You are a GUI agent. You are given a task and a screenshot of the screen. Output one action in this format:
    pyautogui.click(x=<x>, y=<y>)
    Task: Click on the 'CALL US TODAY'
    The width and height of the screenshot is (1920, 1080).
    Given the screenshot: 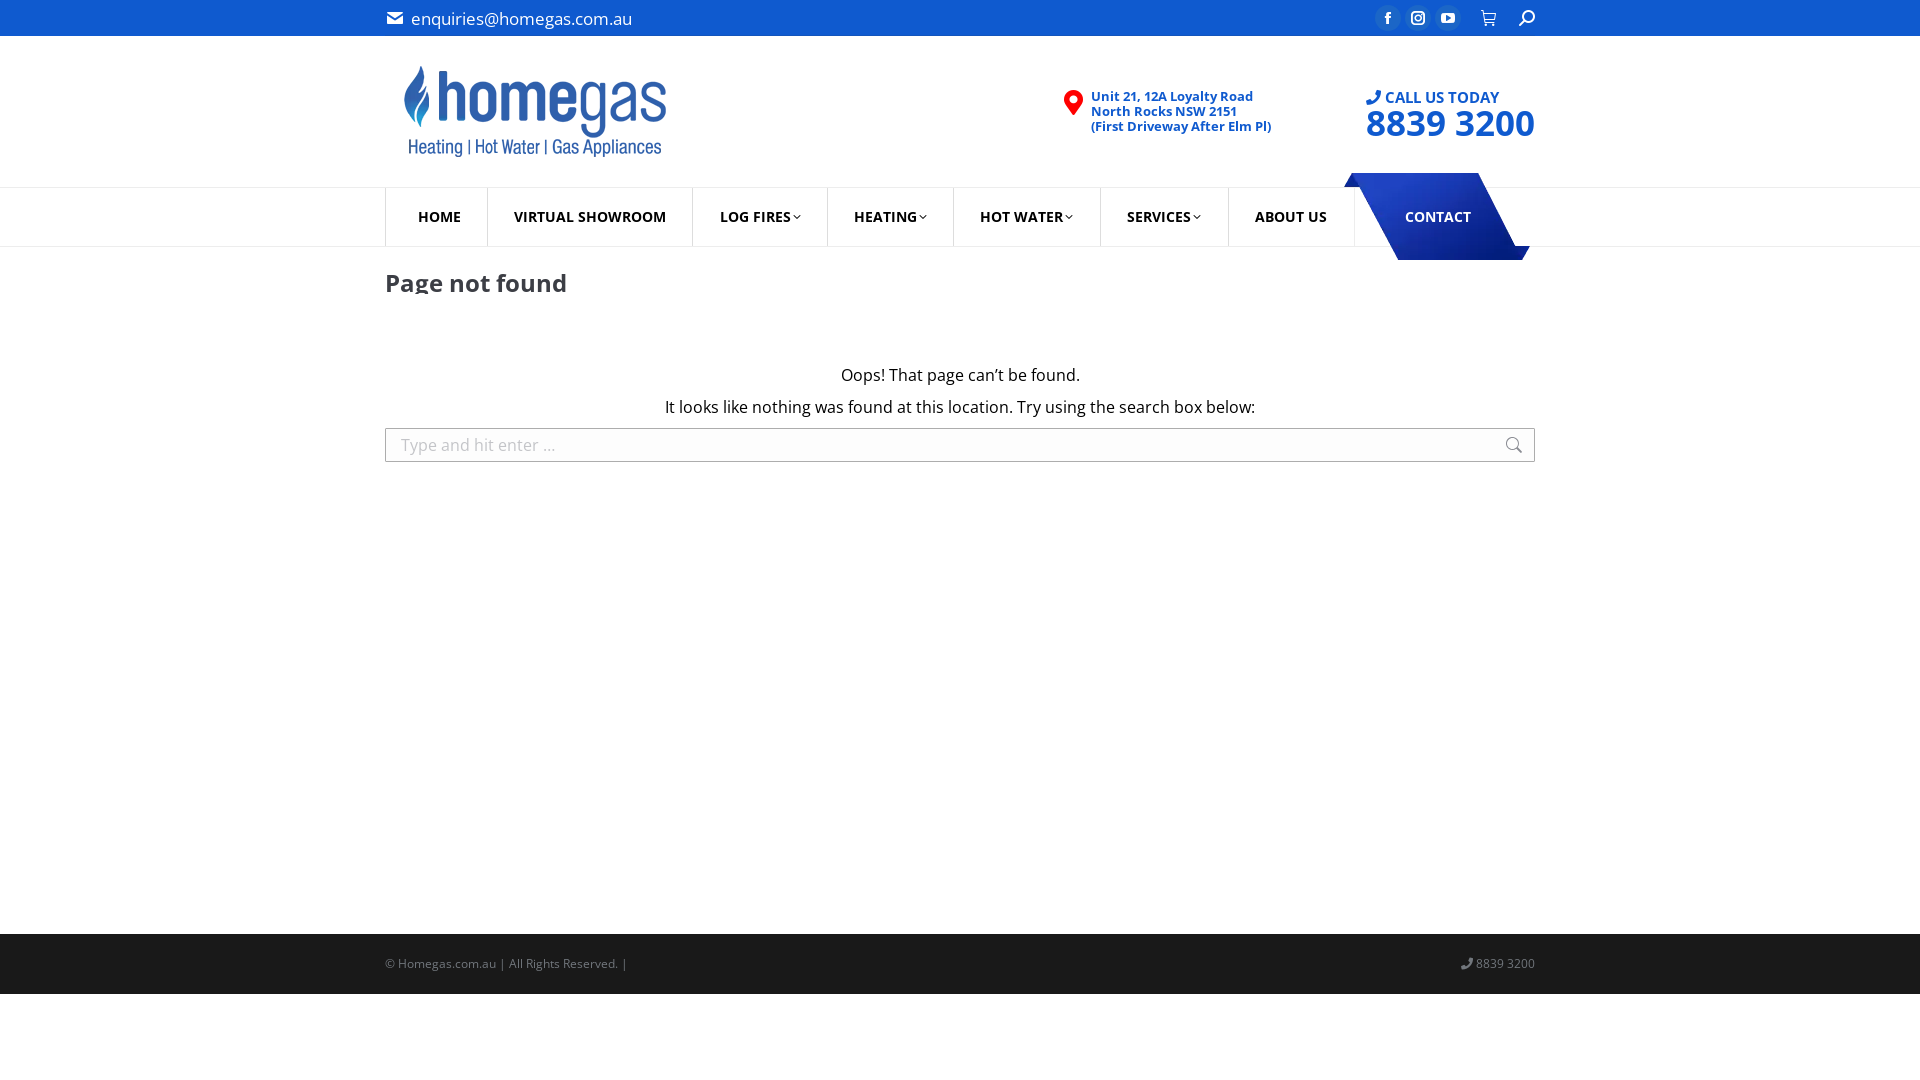 What is the action you would take?
    pyautogui.click(x=1431, y=111)
    